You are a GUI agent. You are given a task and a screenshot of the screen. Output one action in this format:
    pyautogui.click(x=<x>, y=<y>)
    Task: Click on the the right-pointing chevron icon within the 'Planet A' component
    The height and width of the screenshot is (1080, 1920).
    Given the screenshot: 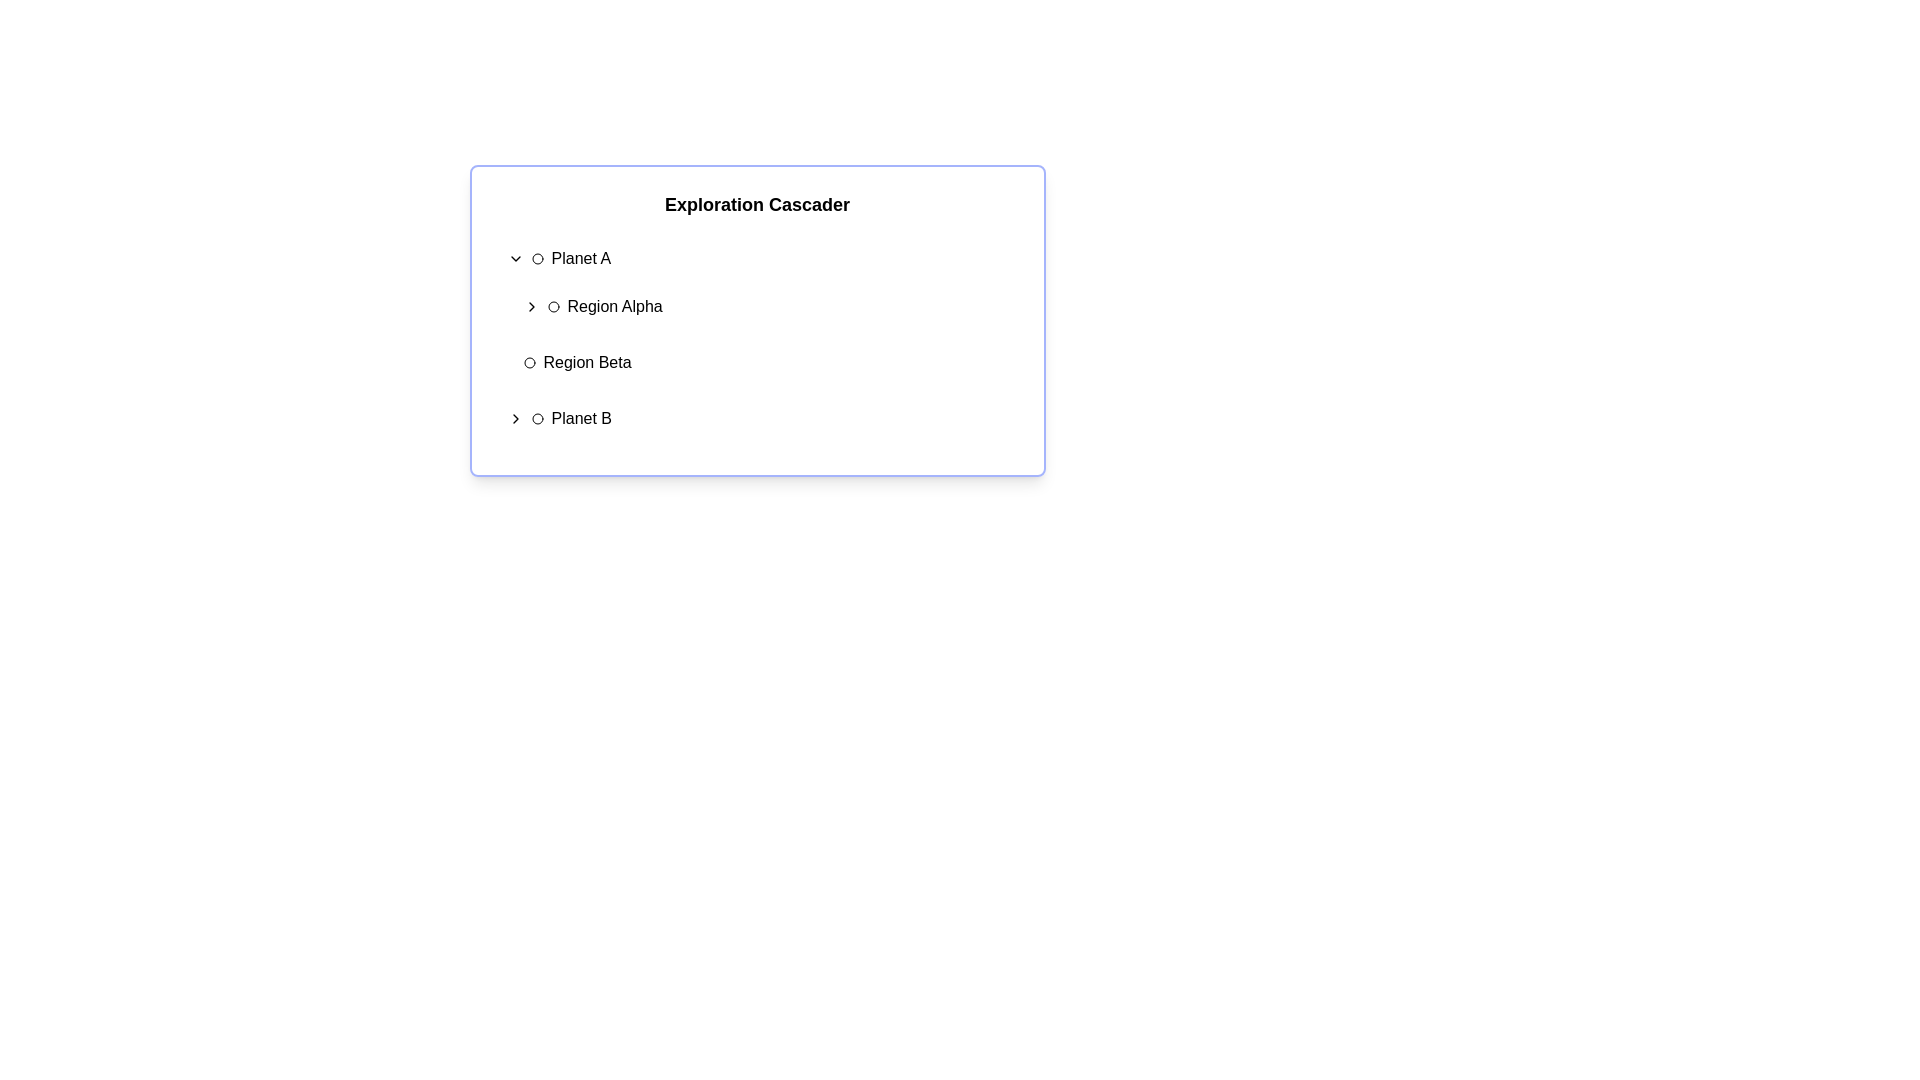 What is the action you would take?
    pyautogui.click(x=515, y=257)
    